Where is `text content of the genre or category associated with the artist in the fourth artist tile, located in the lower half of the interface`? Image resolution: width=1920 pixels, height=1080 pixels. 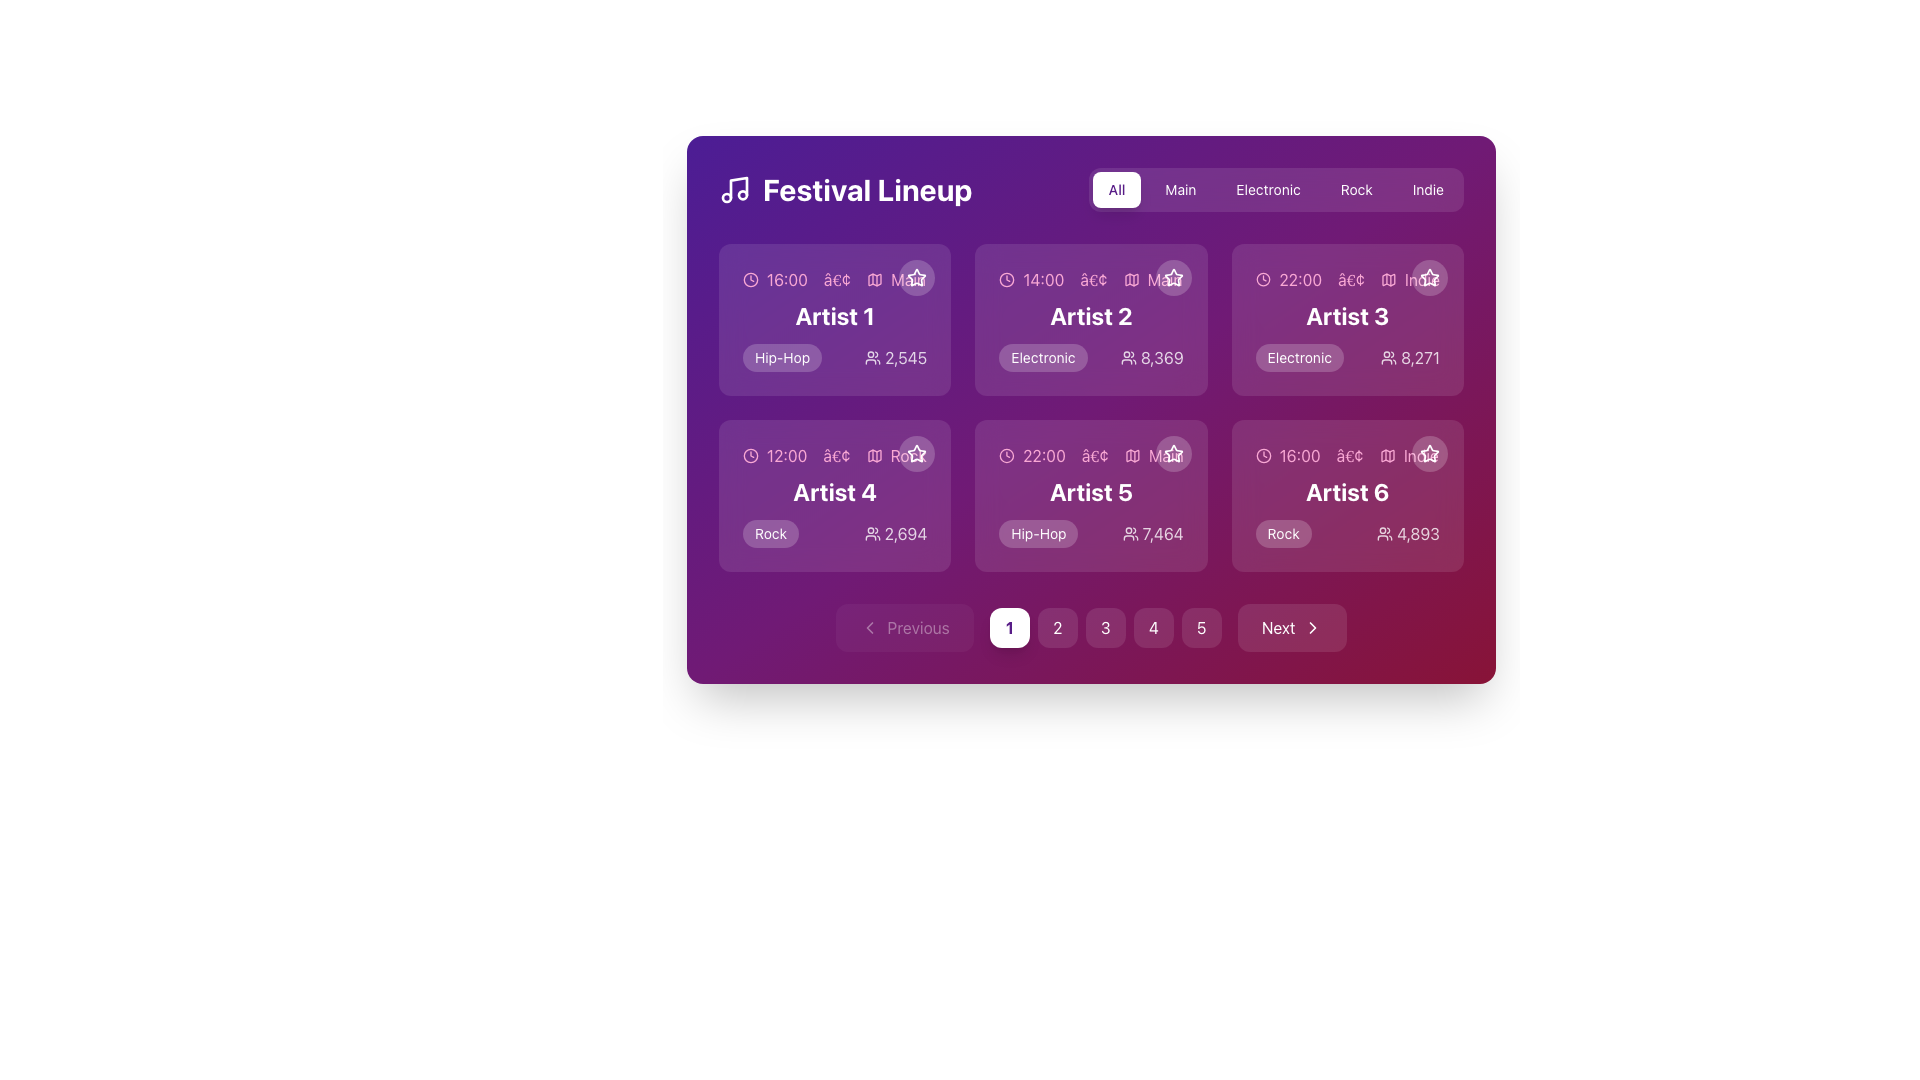 text content of the genre or category associated with the artist in the fourth artist tile, located in the lower half of the interface is located at coordinates (907, 455).